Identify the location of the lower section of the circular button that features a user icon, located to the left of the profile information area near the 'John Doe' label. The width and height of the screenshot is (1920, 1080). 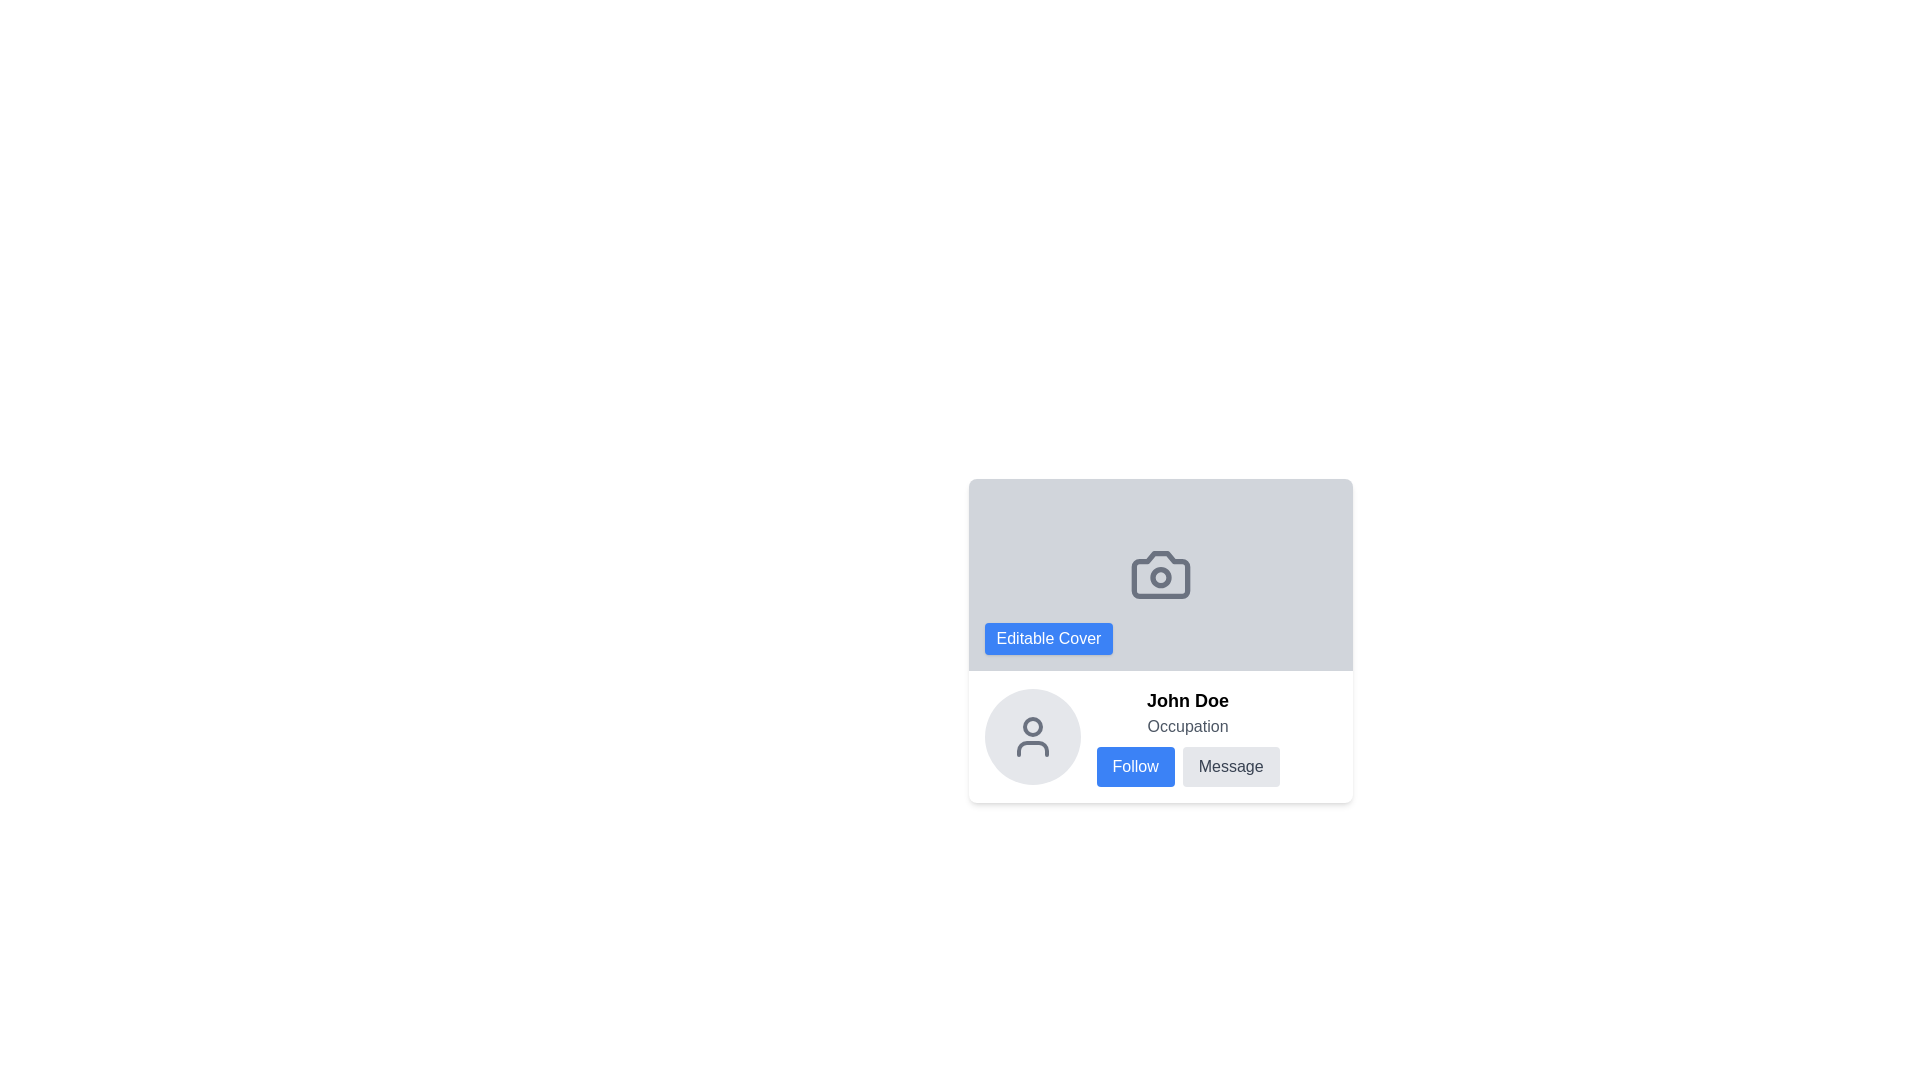
(1032, 748).